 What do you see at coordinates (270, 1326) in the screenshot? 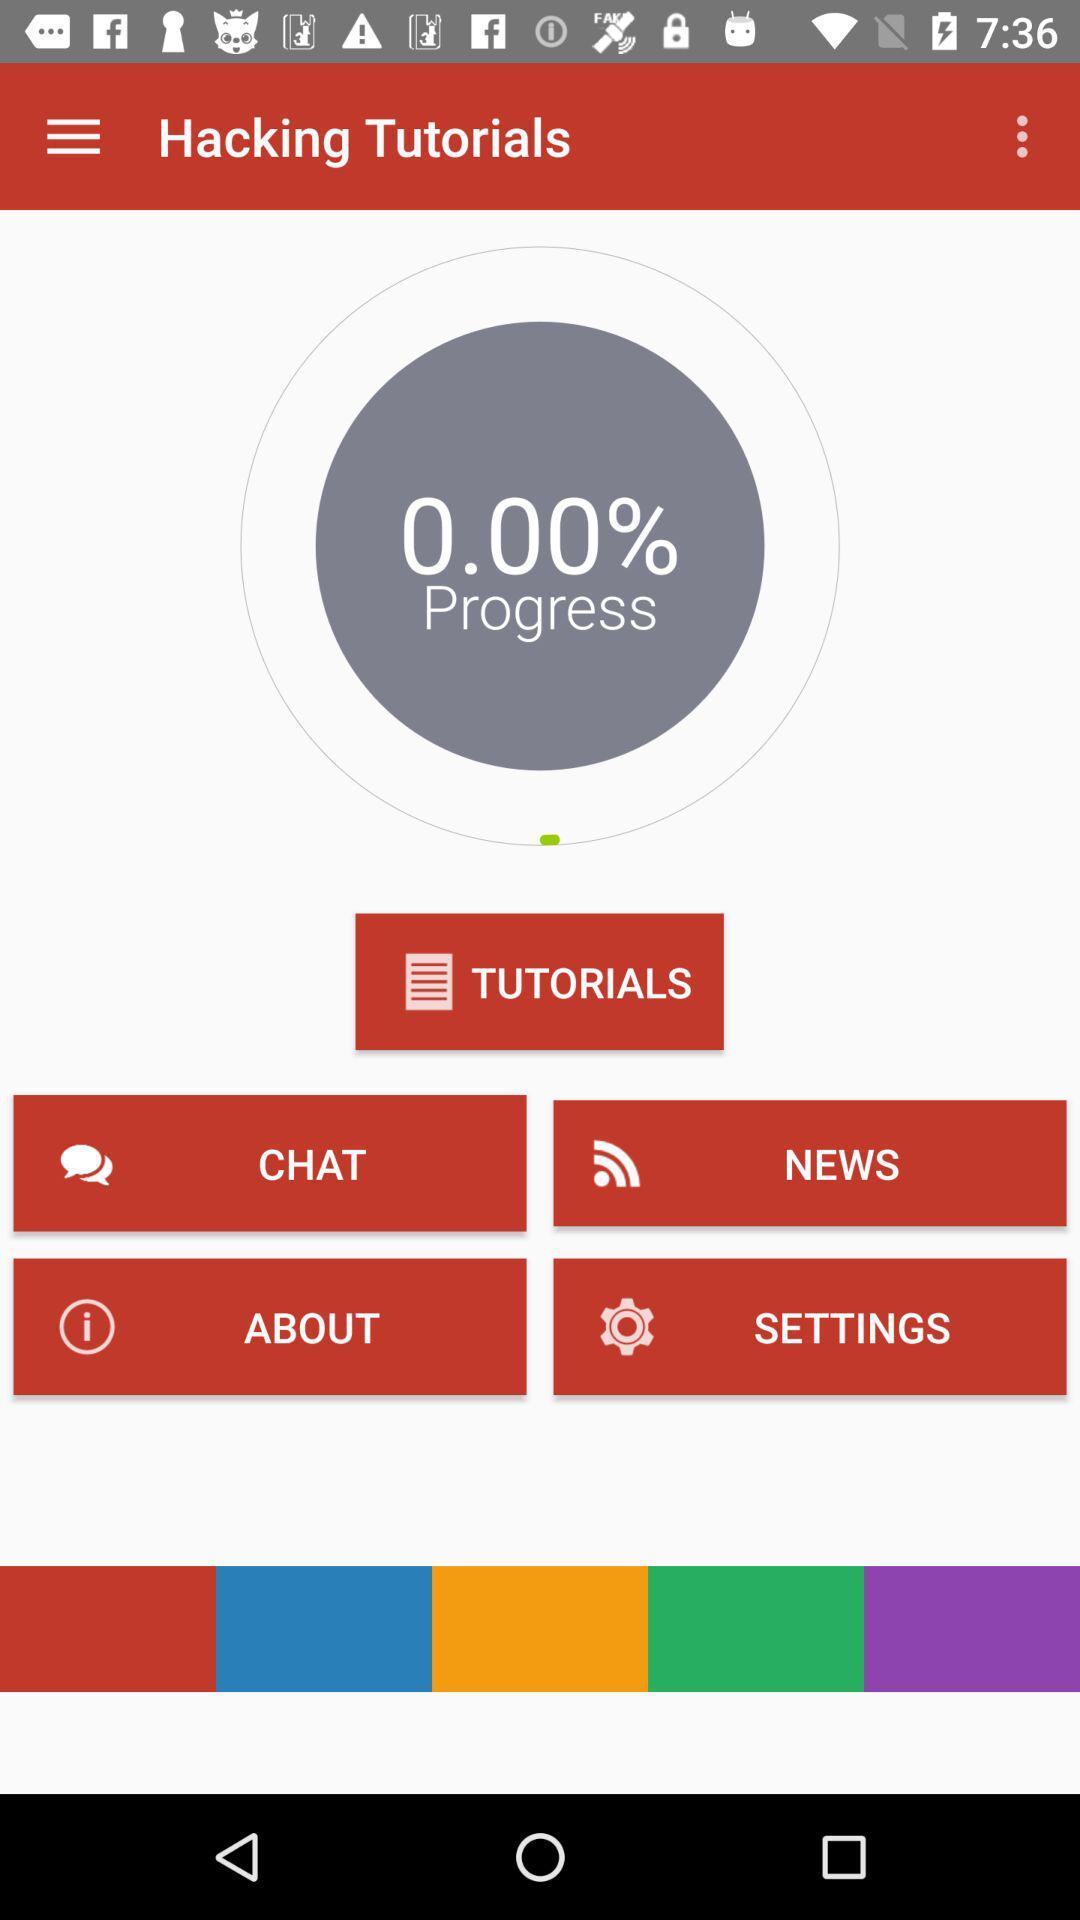
I see `the button which has the text about` at bounding box center [270, 1326].